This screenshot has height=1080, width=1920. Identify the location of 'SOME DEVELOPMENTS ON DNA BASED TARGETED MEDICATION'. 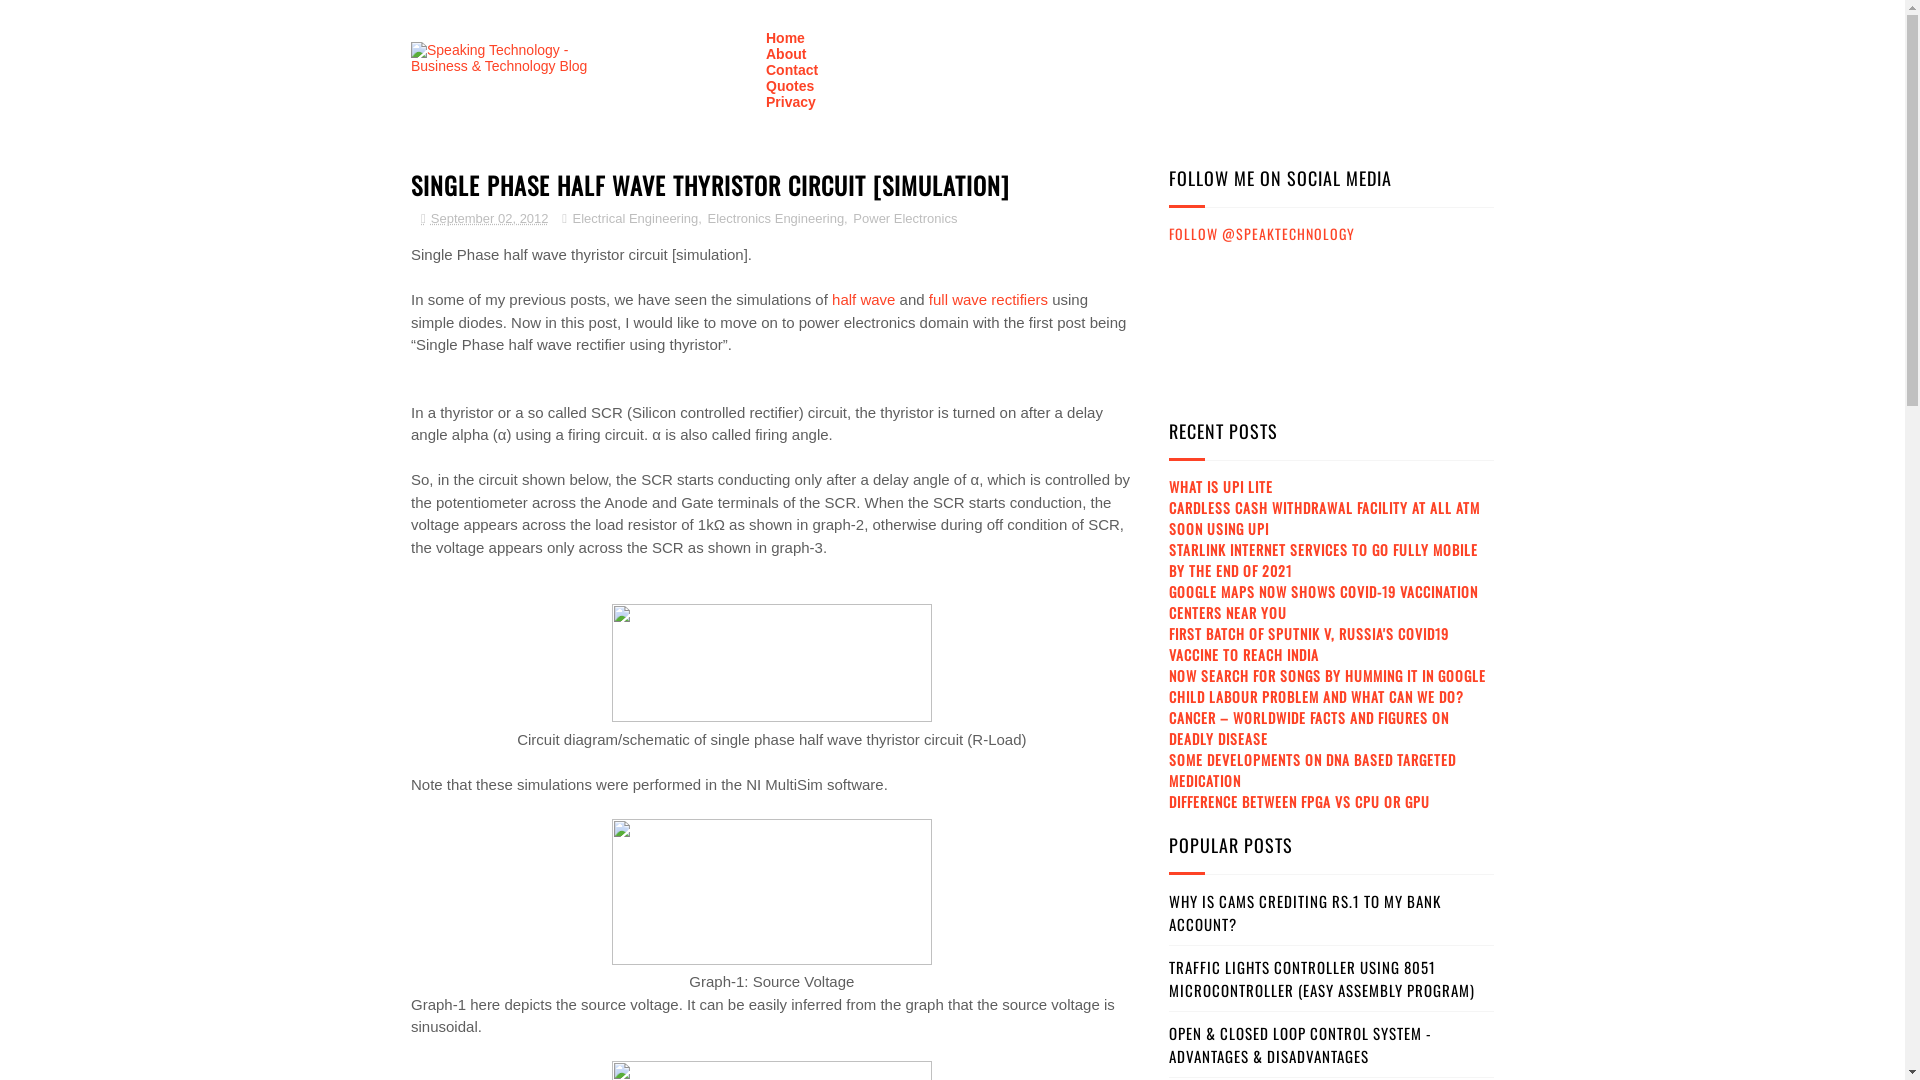
(1312, 769).